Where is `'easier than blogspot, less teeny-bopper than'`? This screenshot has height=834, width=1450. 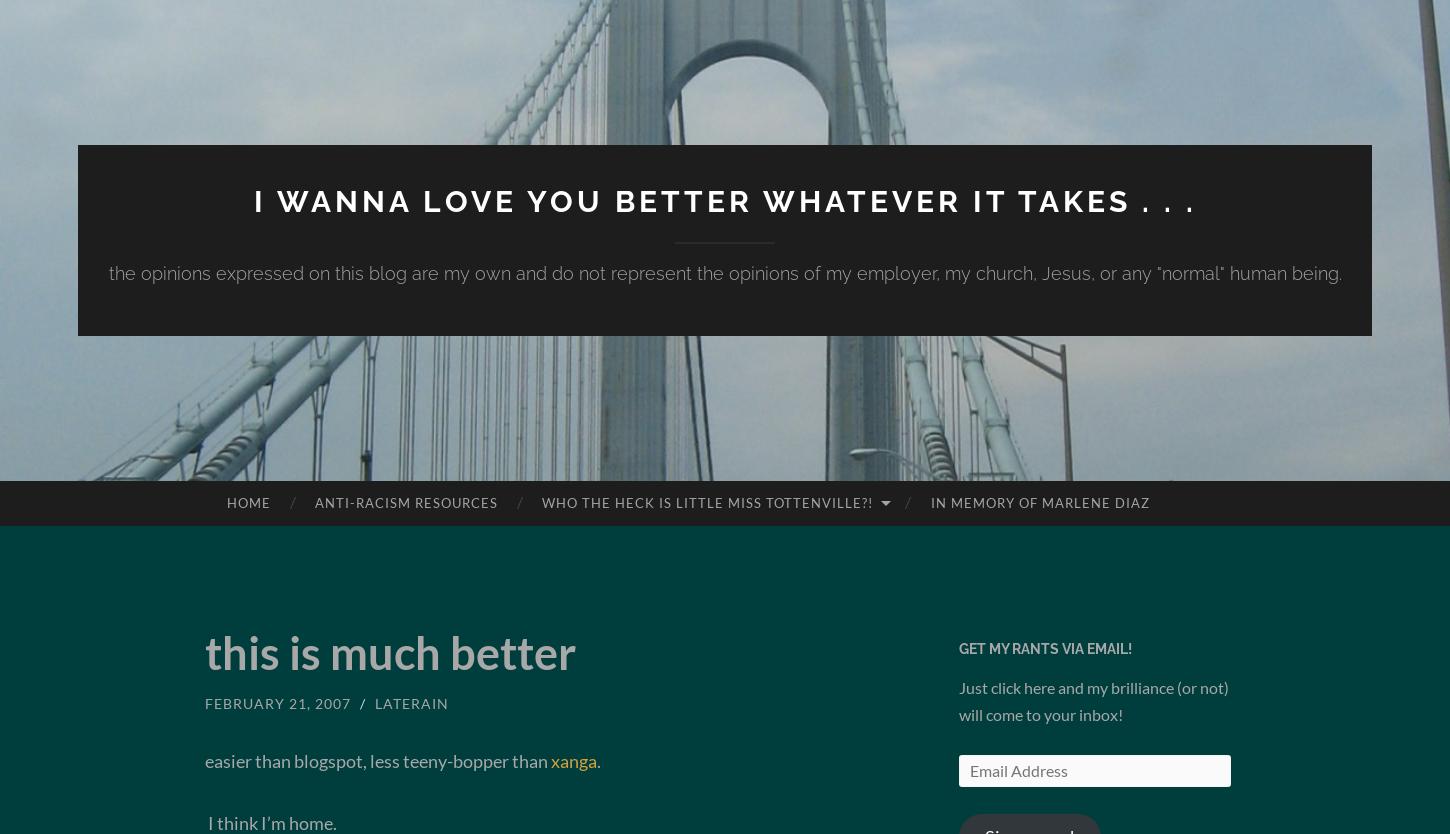 'easier than blogspot, less teeny-bopper than' is located at coordinates (377, 761).